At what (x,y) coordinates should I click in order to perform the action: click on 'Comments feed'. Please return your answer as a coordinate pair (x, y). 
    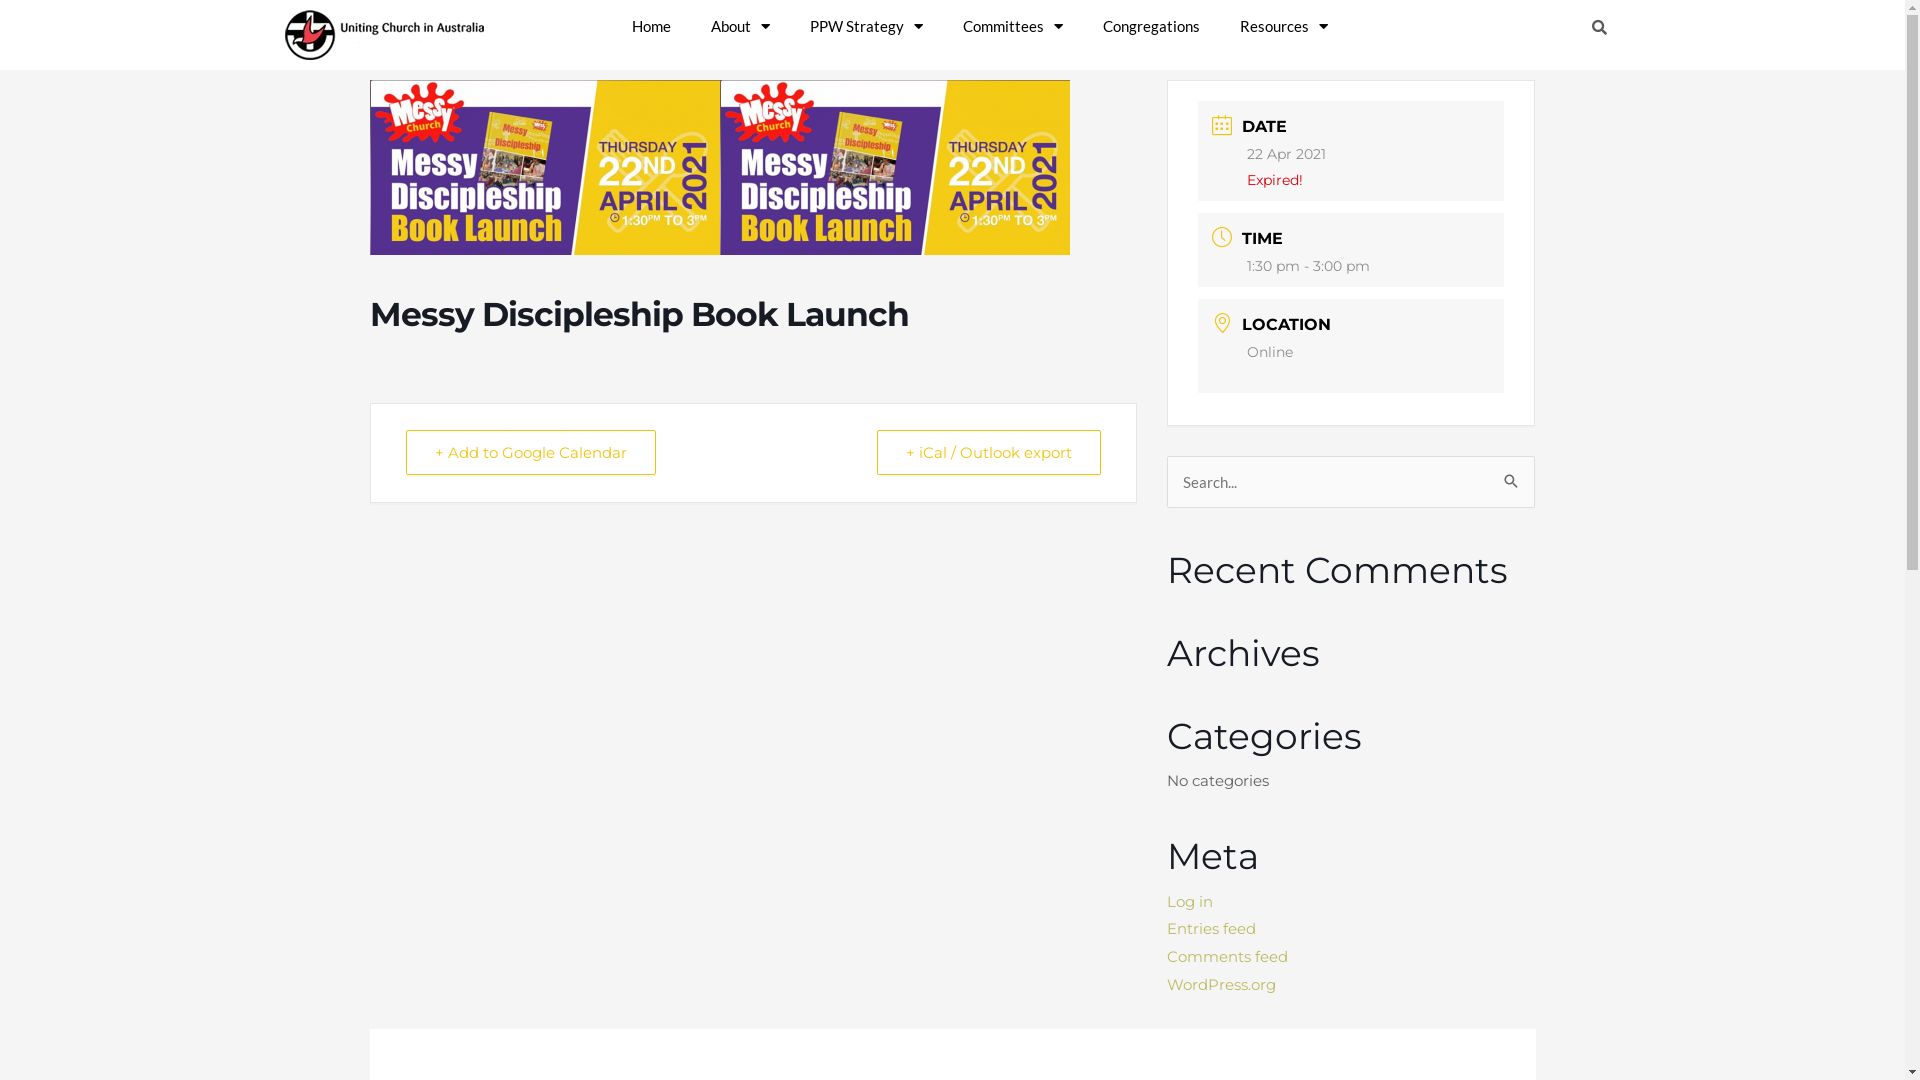
    Looking at the image, I should click on (1226, 955).